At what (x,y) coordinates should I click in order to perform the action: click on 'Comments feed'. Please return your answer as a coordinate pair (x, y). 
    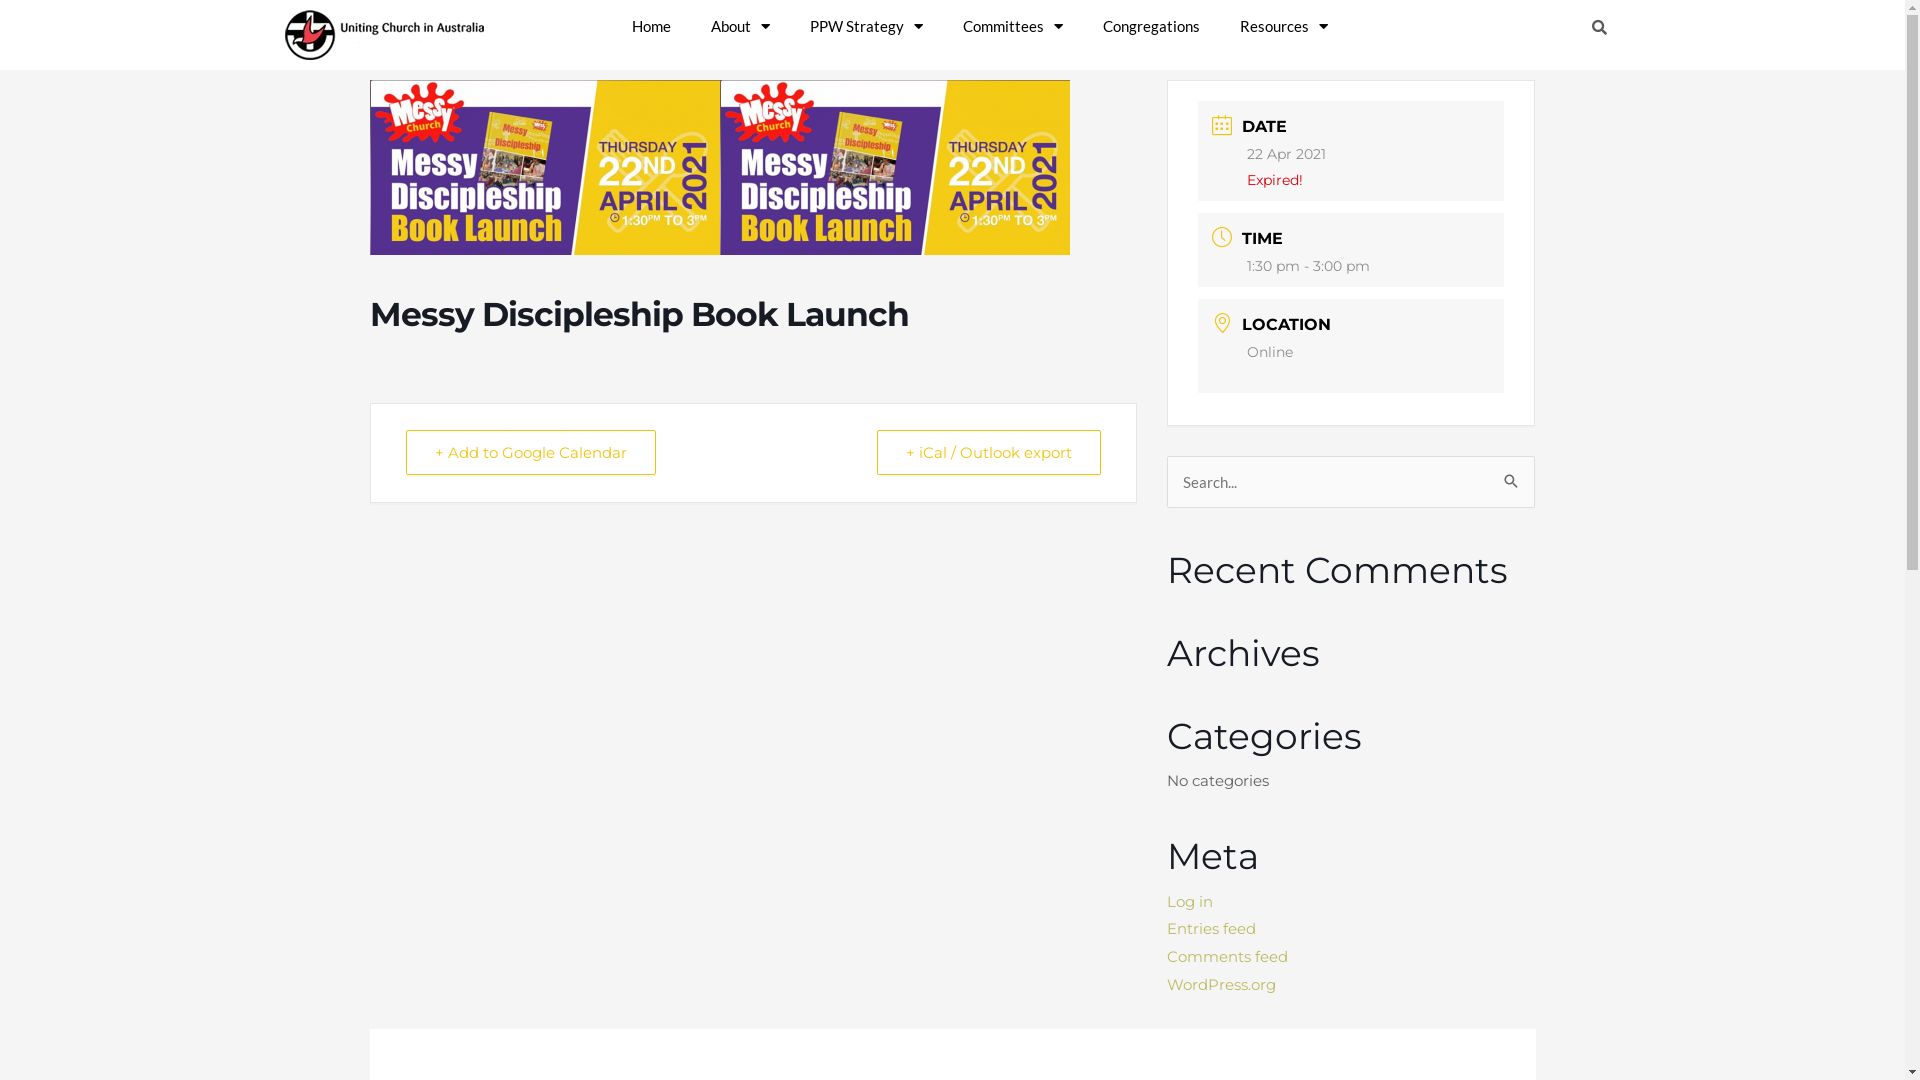
    Looking at the image, I should click on (1226, 955).